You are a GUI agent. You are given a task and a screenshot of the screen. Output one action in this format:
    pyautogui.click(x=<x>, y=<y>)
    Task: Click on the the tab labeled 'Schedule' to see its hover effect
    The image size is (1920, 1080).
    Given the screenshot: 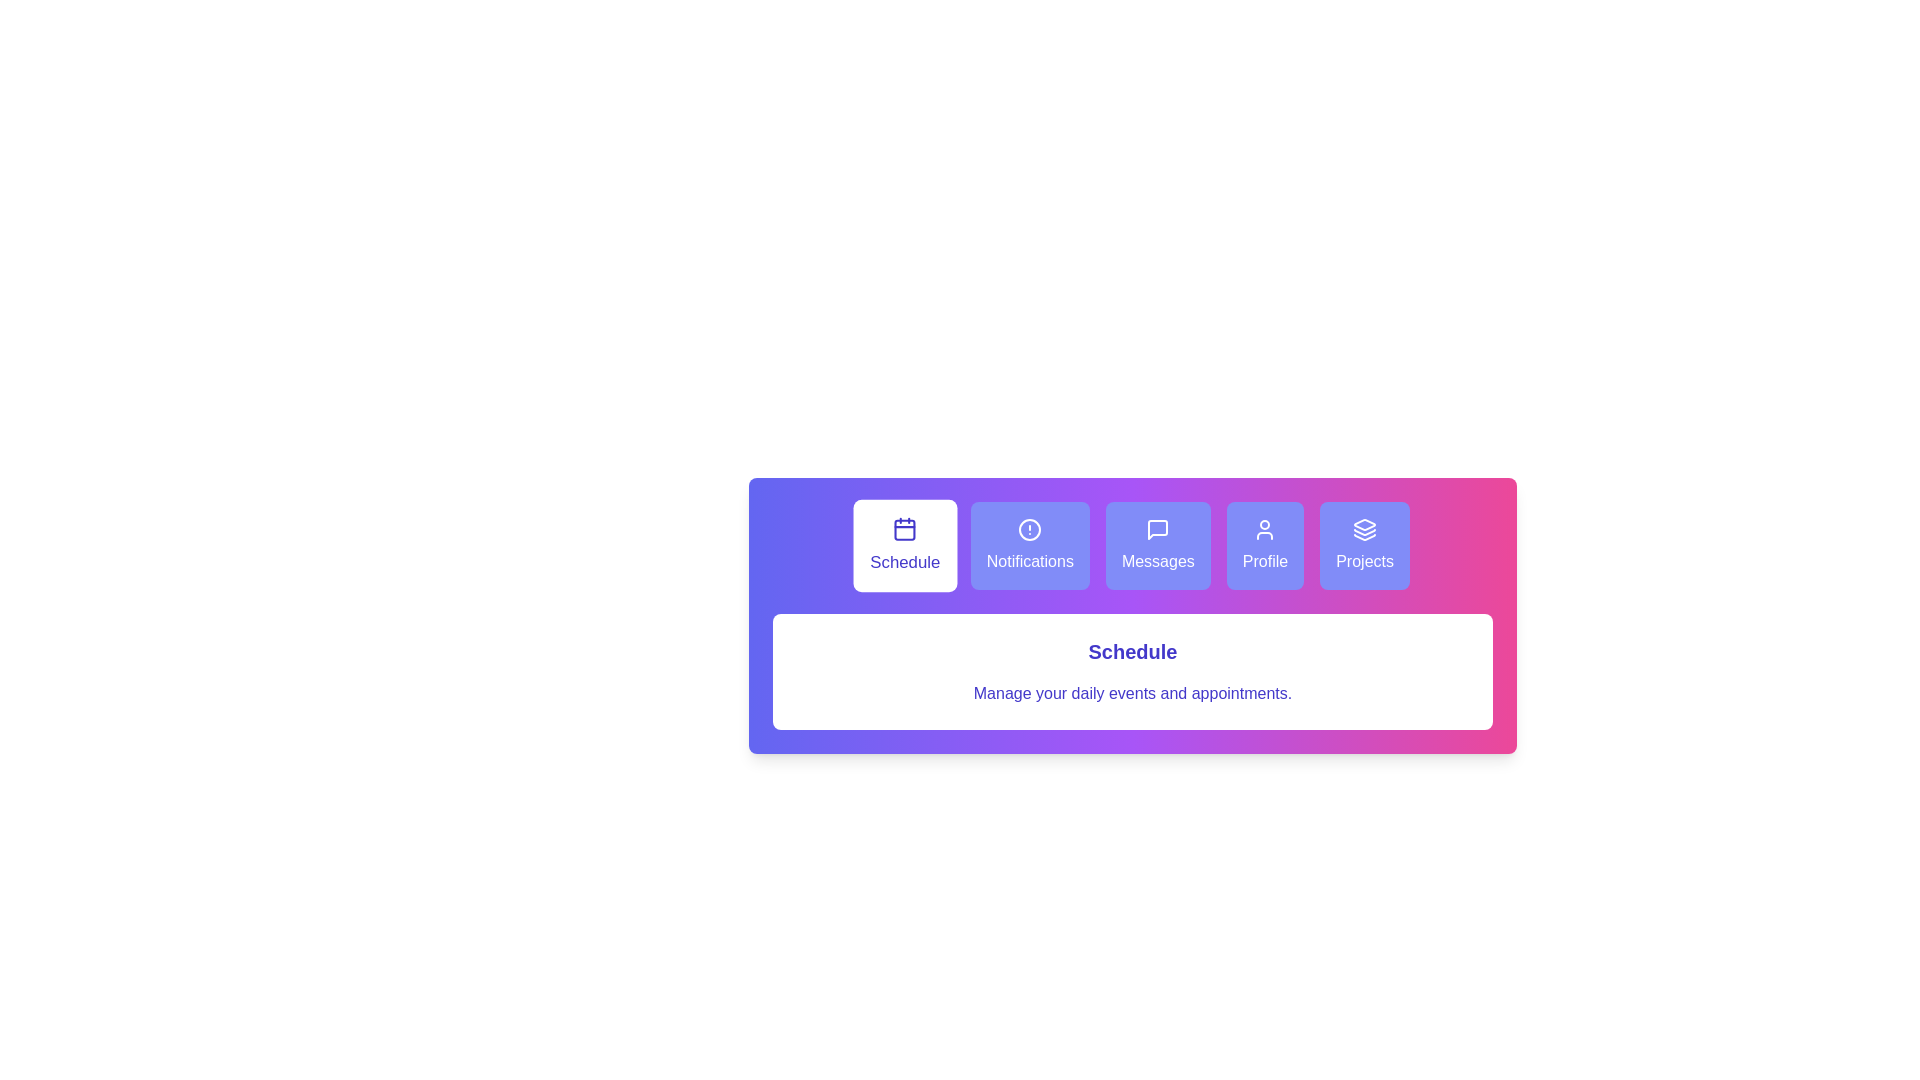 What is the action you would take?
    pyautogui.click(x=904, y=546)
    